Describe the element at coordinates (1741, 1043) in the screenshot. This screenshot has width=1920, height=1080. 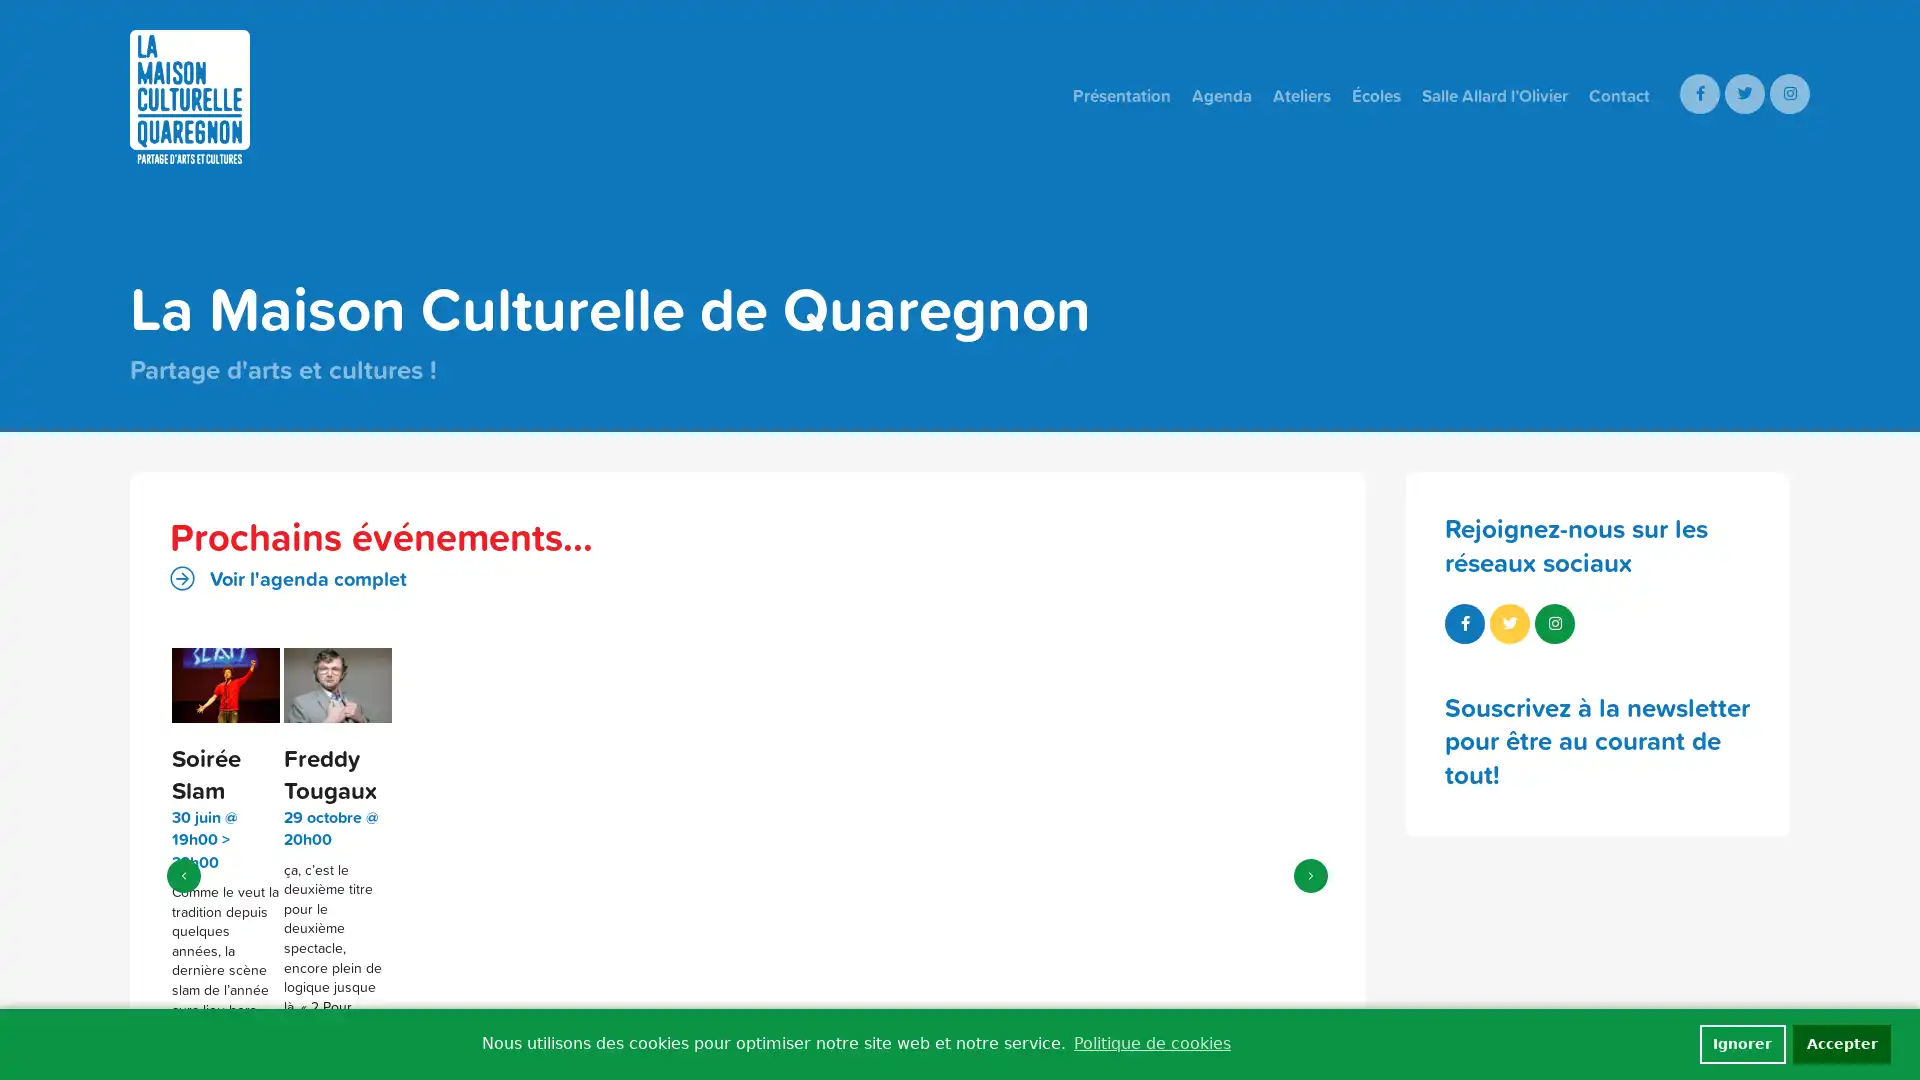
I see `Ignorer` at that location.